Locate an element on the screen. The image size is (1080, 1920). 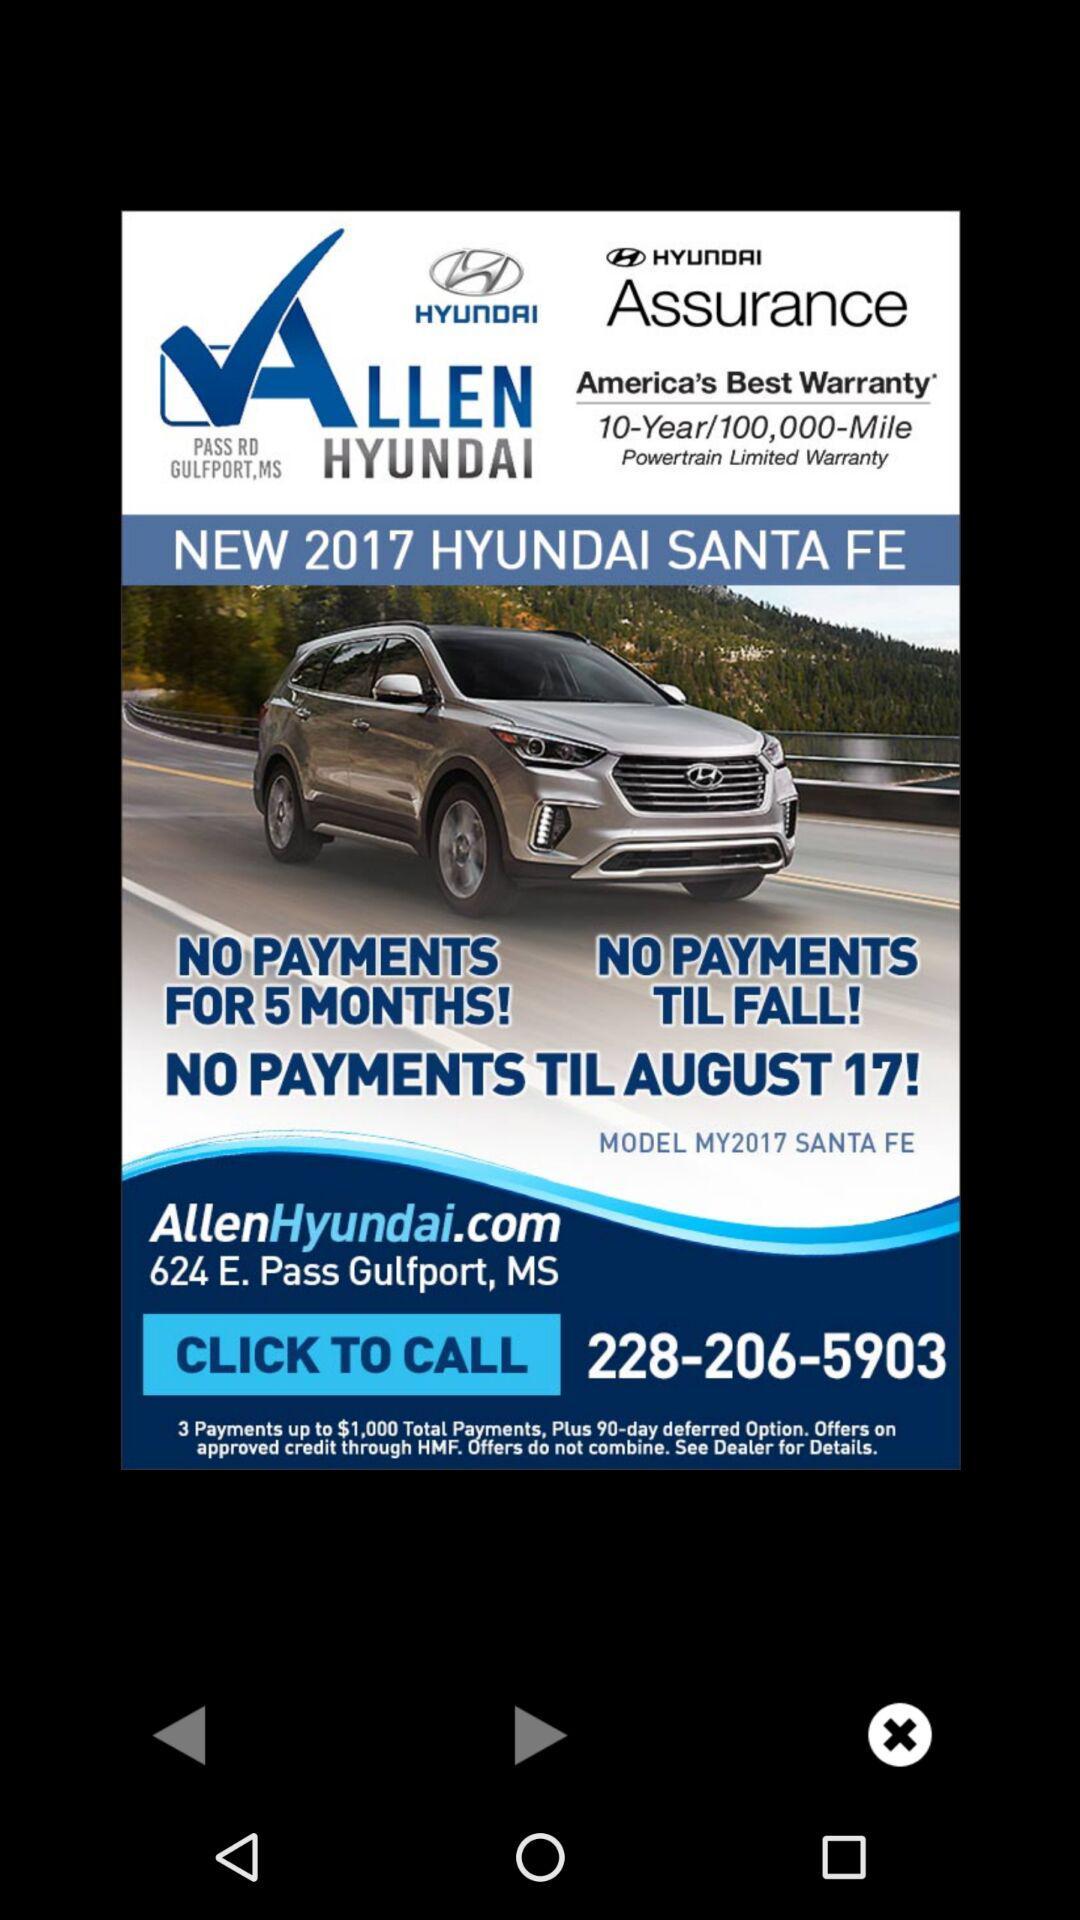
the play icon is located at coordinates (540, 1855).